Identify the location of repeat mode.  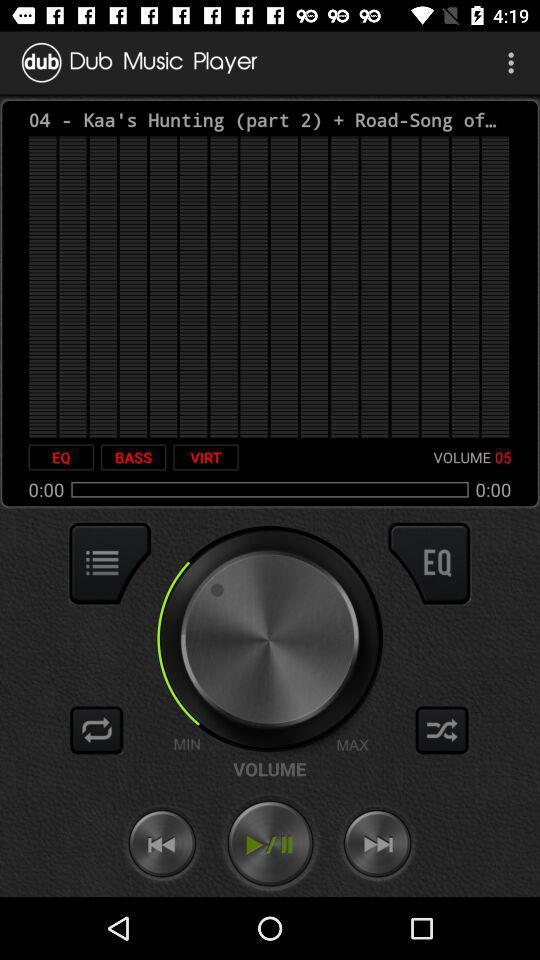
(96, 729).